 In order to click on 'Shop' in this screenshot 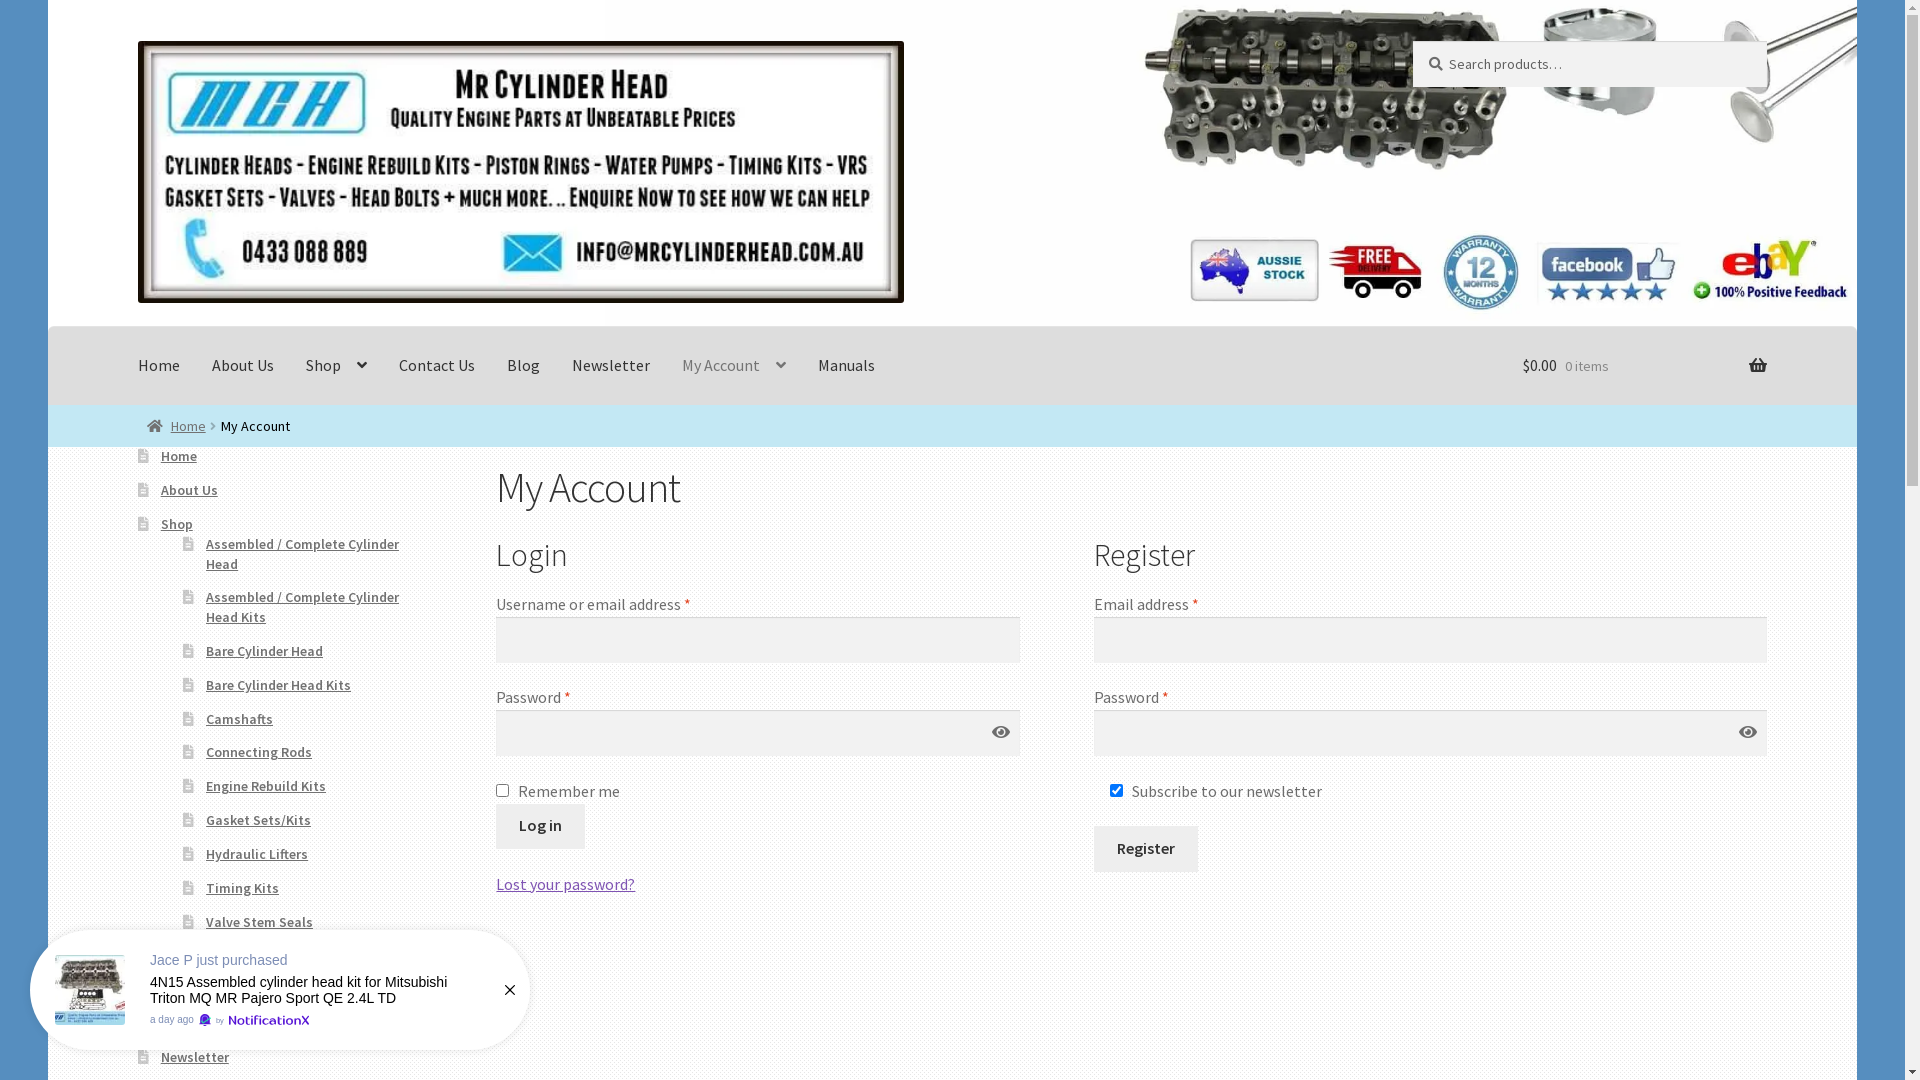, I will do `click(161, 523)`.